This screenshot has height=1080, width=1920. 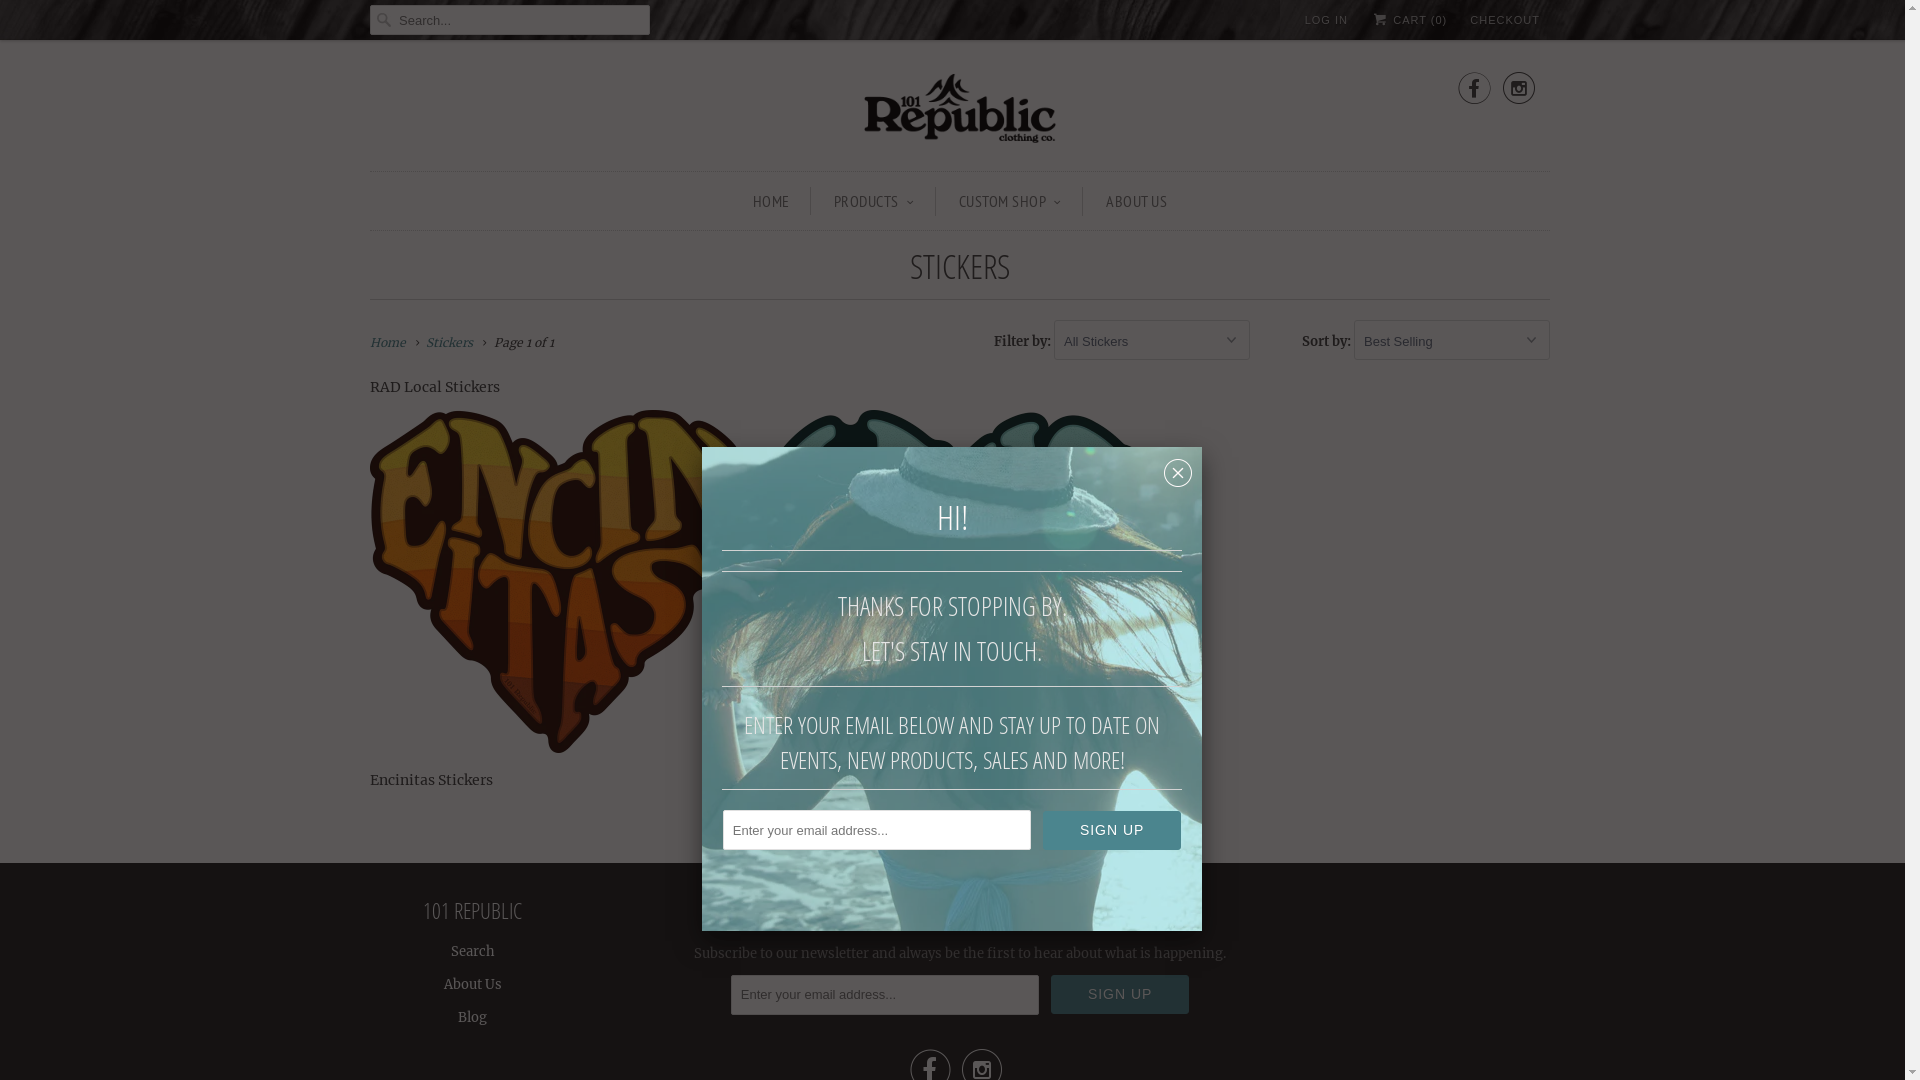 I want to click on 'PRODUCTS', so click(x=874, y=201).